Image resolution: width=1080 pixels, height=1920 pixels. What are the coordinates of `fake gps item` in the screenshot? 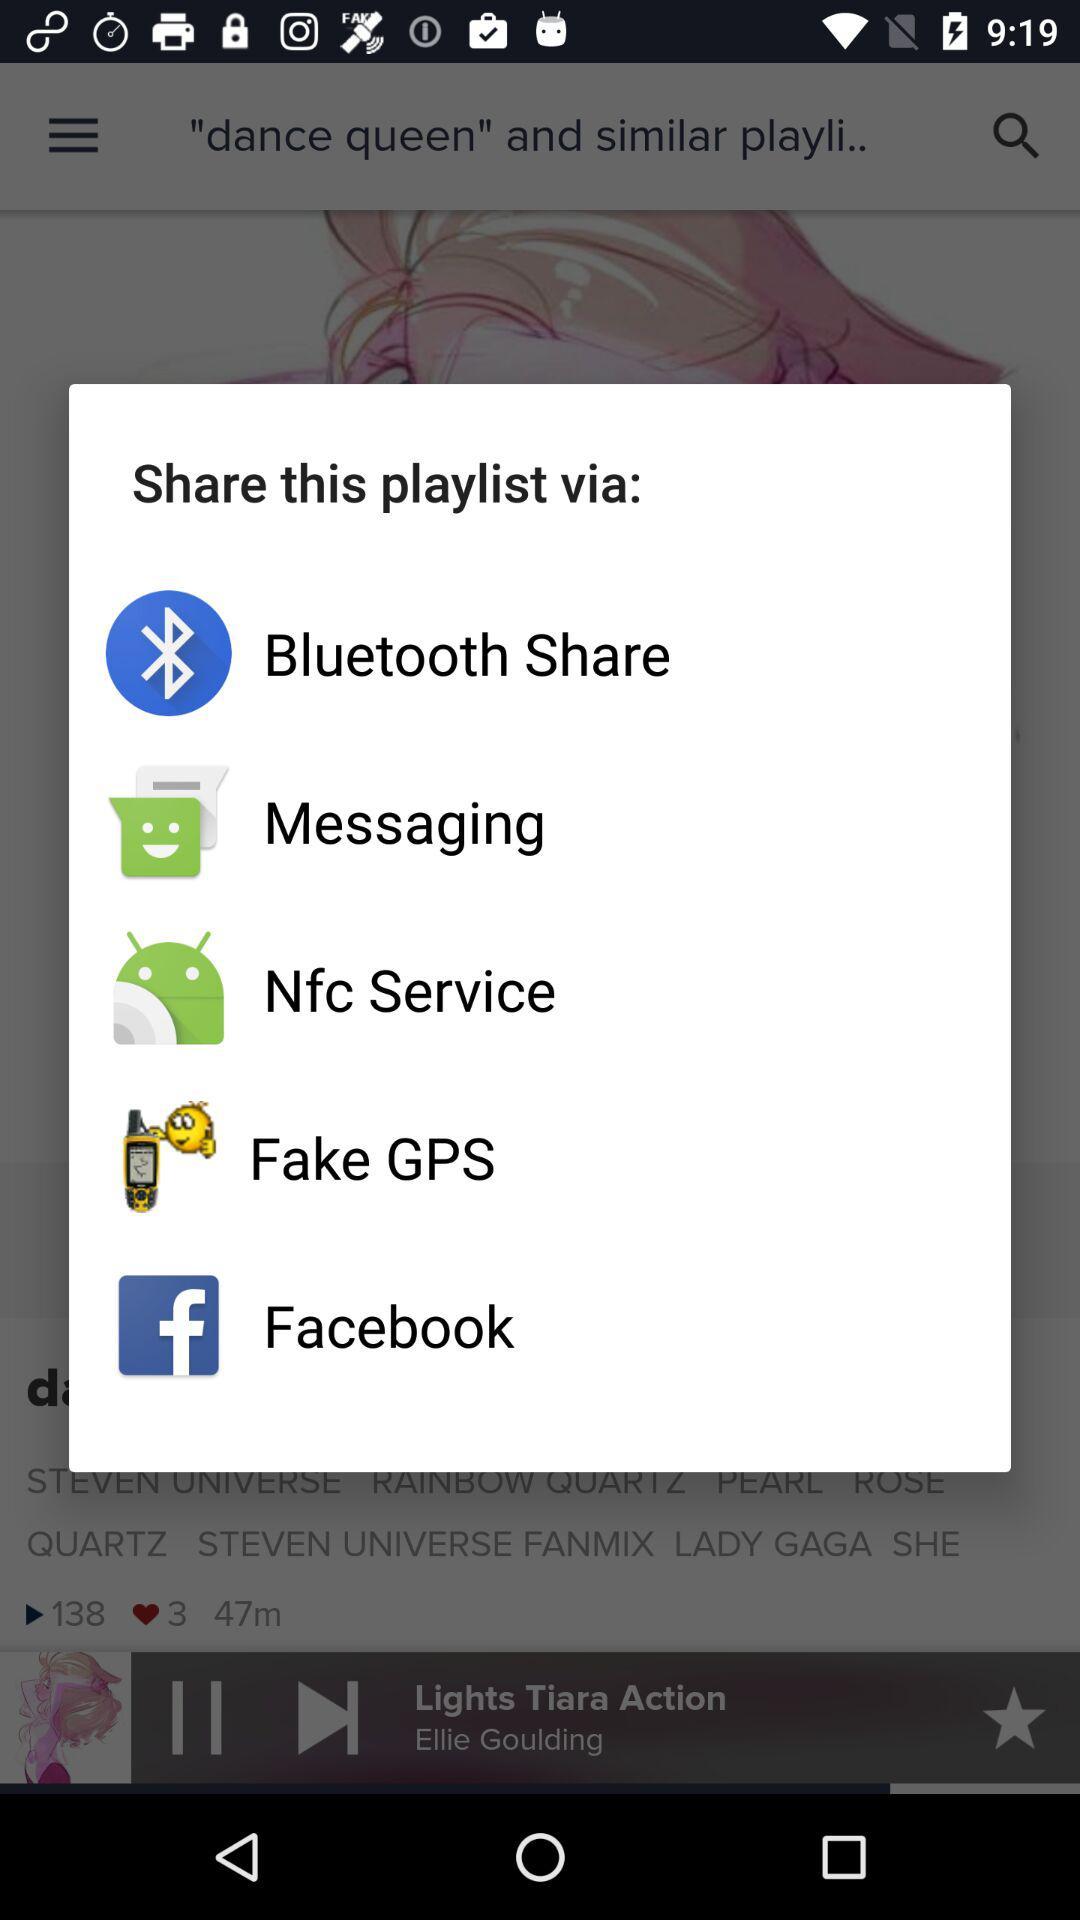 It's located at (540, 1157).